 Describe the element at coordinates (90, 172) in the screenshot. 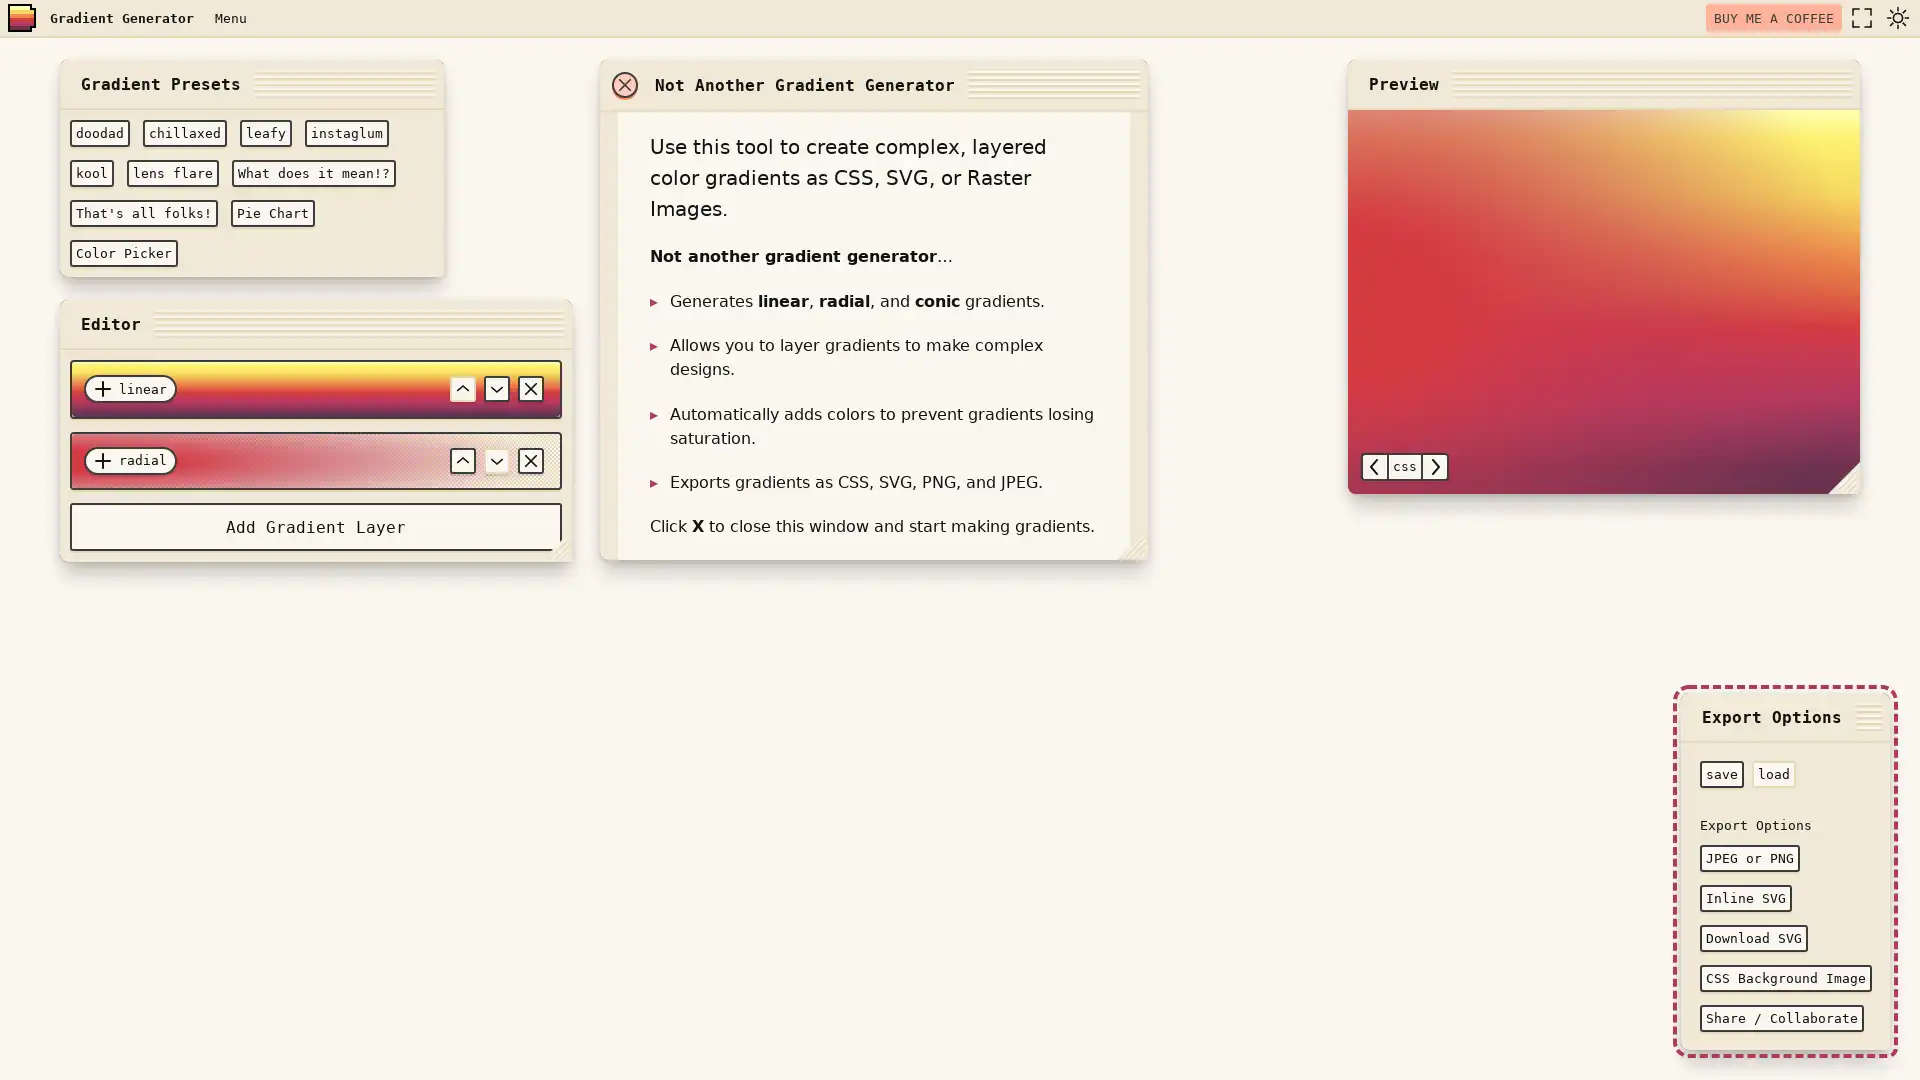

I see `kool` at that location.